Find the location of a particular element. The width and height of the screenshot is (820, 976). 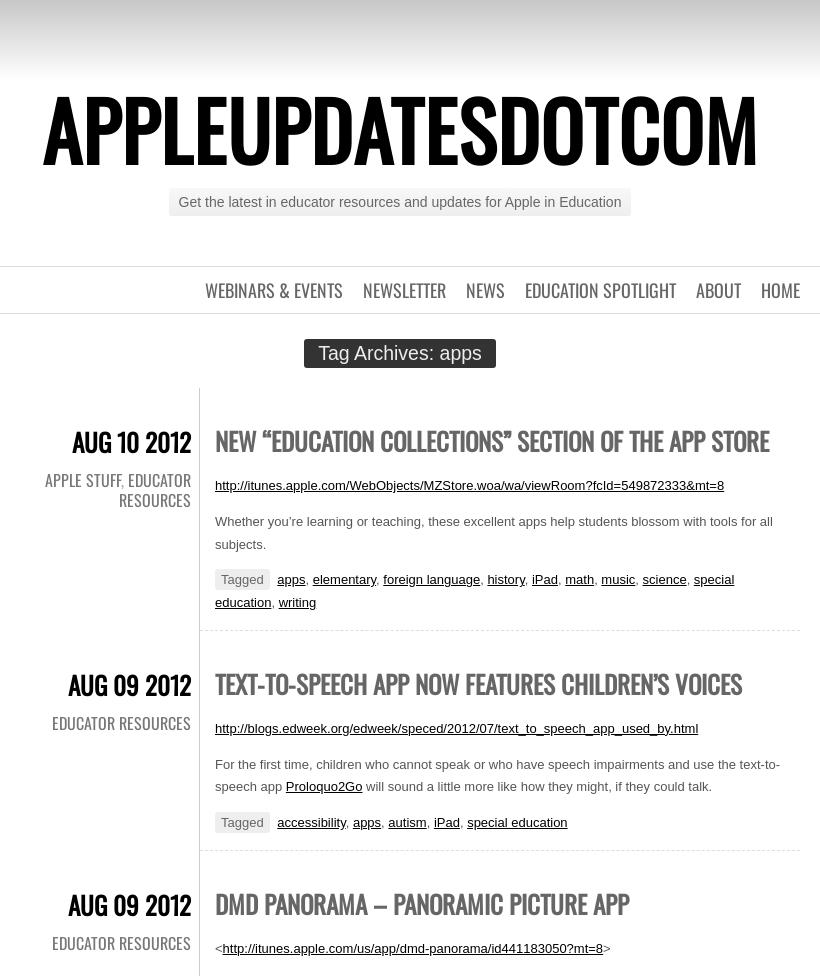

'Aug 10 2012' is located at coordinates (130, 440).